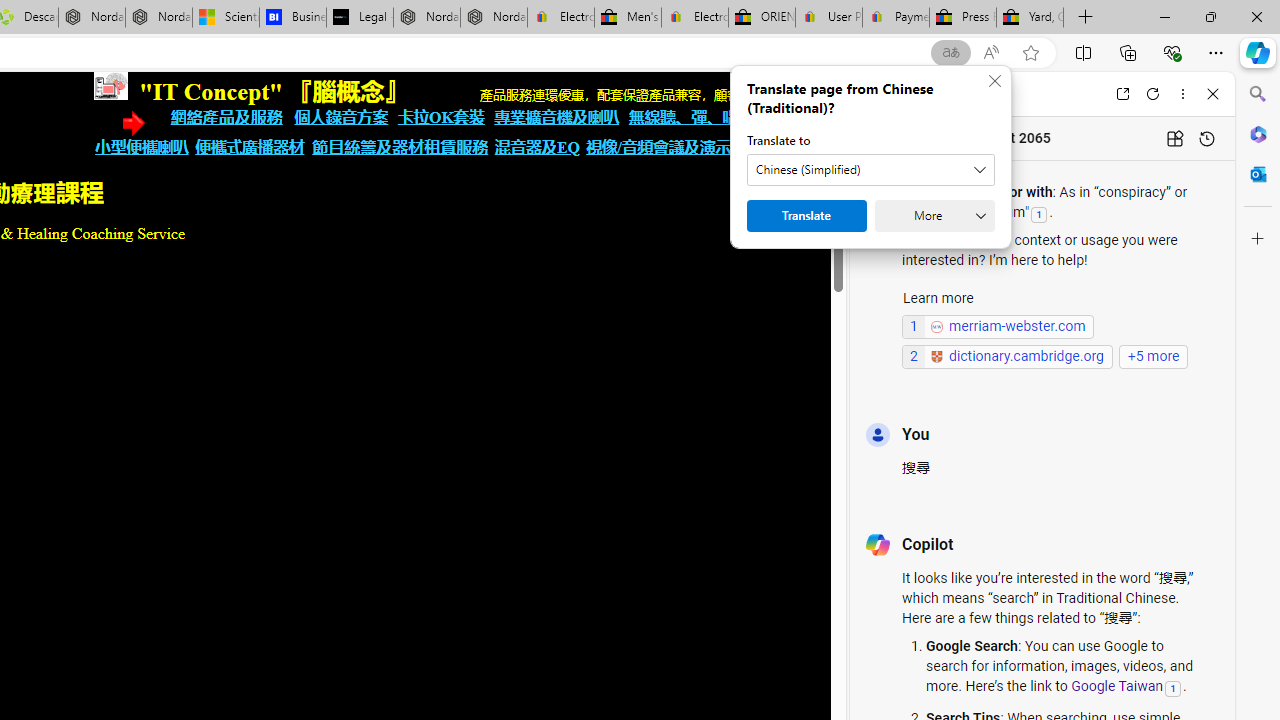 Image resolution: width=1280 pixels, height=720 pixels. What do you see at coordinates (1257, 94) in the screenshot?
I see `'Minimize Search pane'` at bounding box center [1257, 94].